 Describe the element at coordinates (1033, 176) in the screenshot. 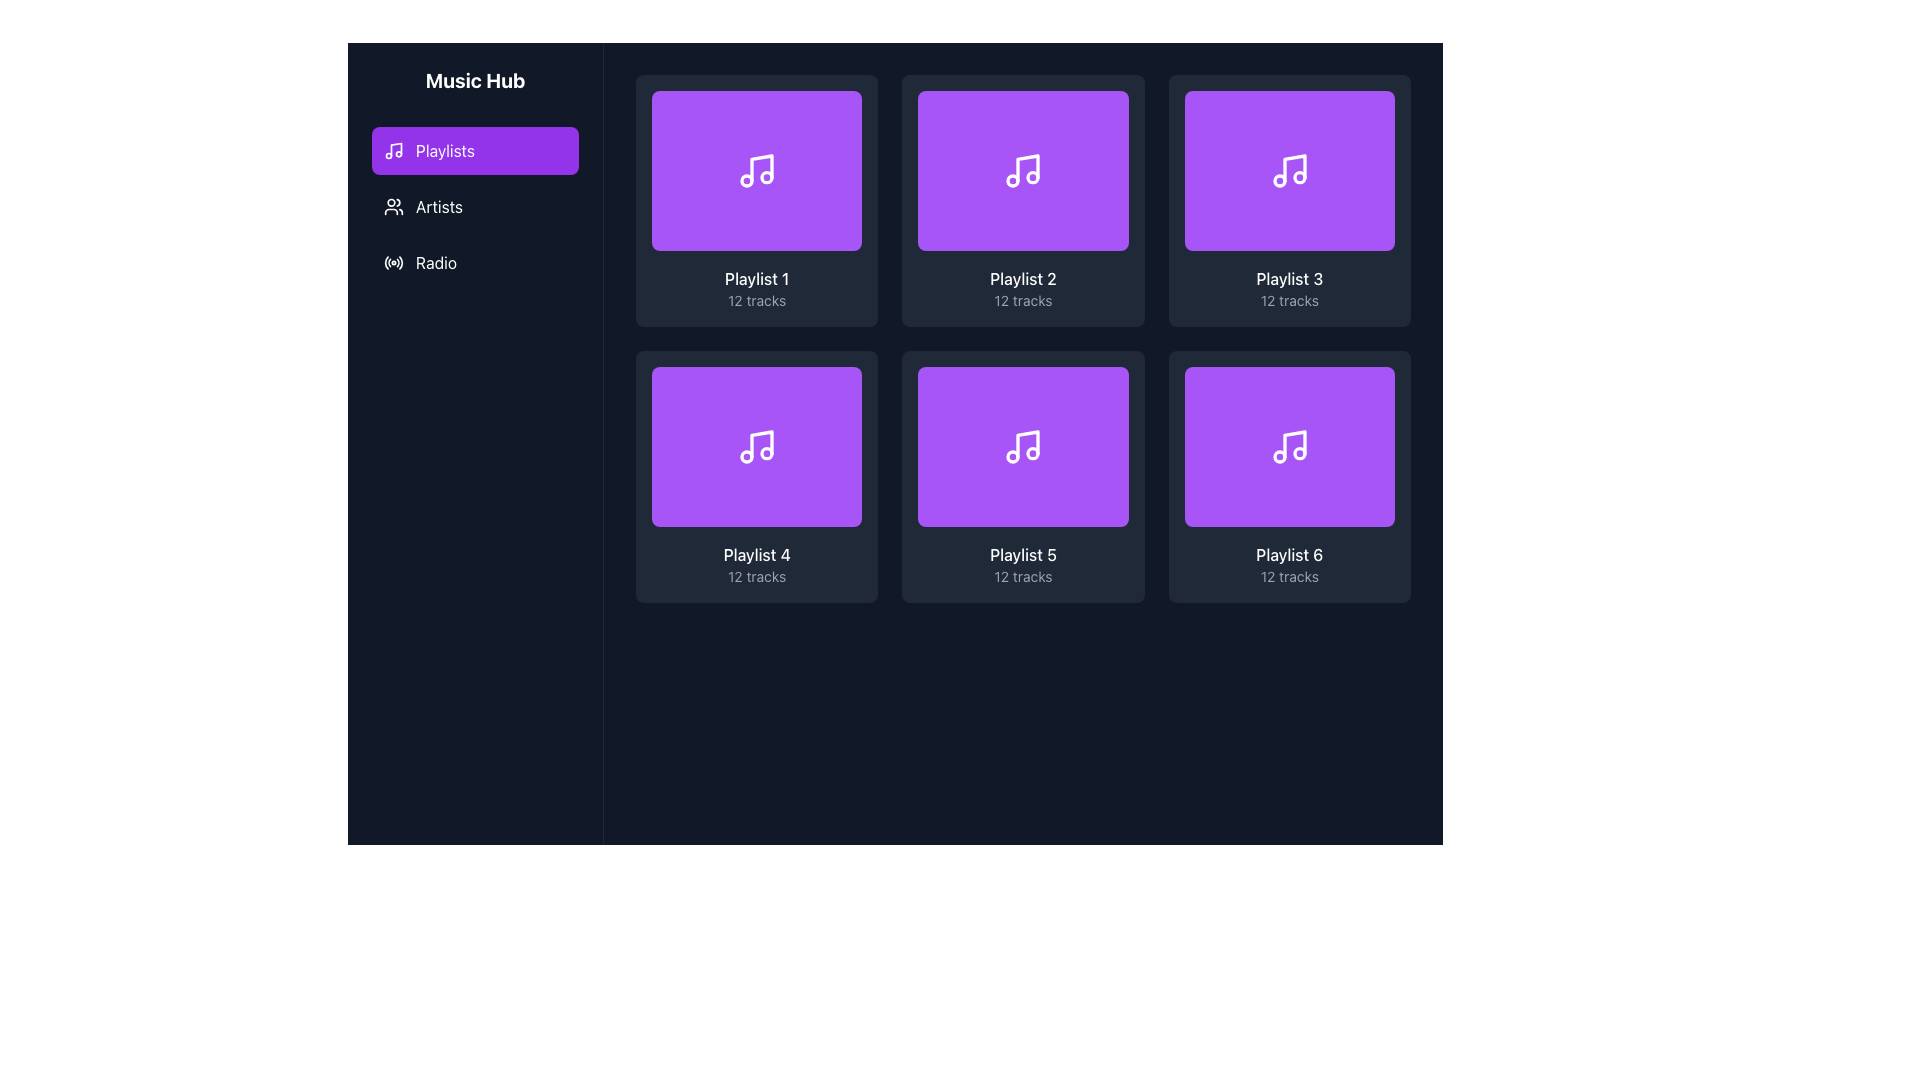

I see `the small circular shape within the music icon located on the purple tile labeled 'Playlist 2'` at that location.